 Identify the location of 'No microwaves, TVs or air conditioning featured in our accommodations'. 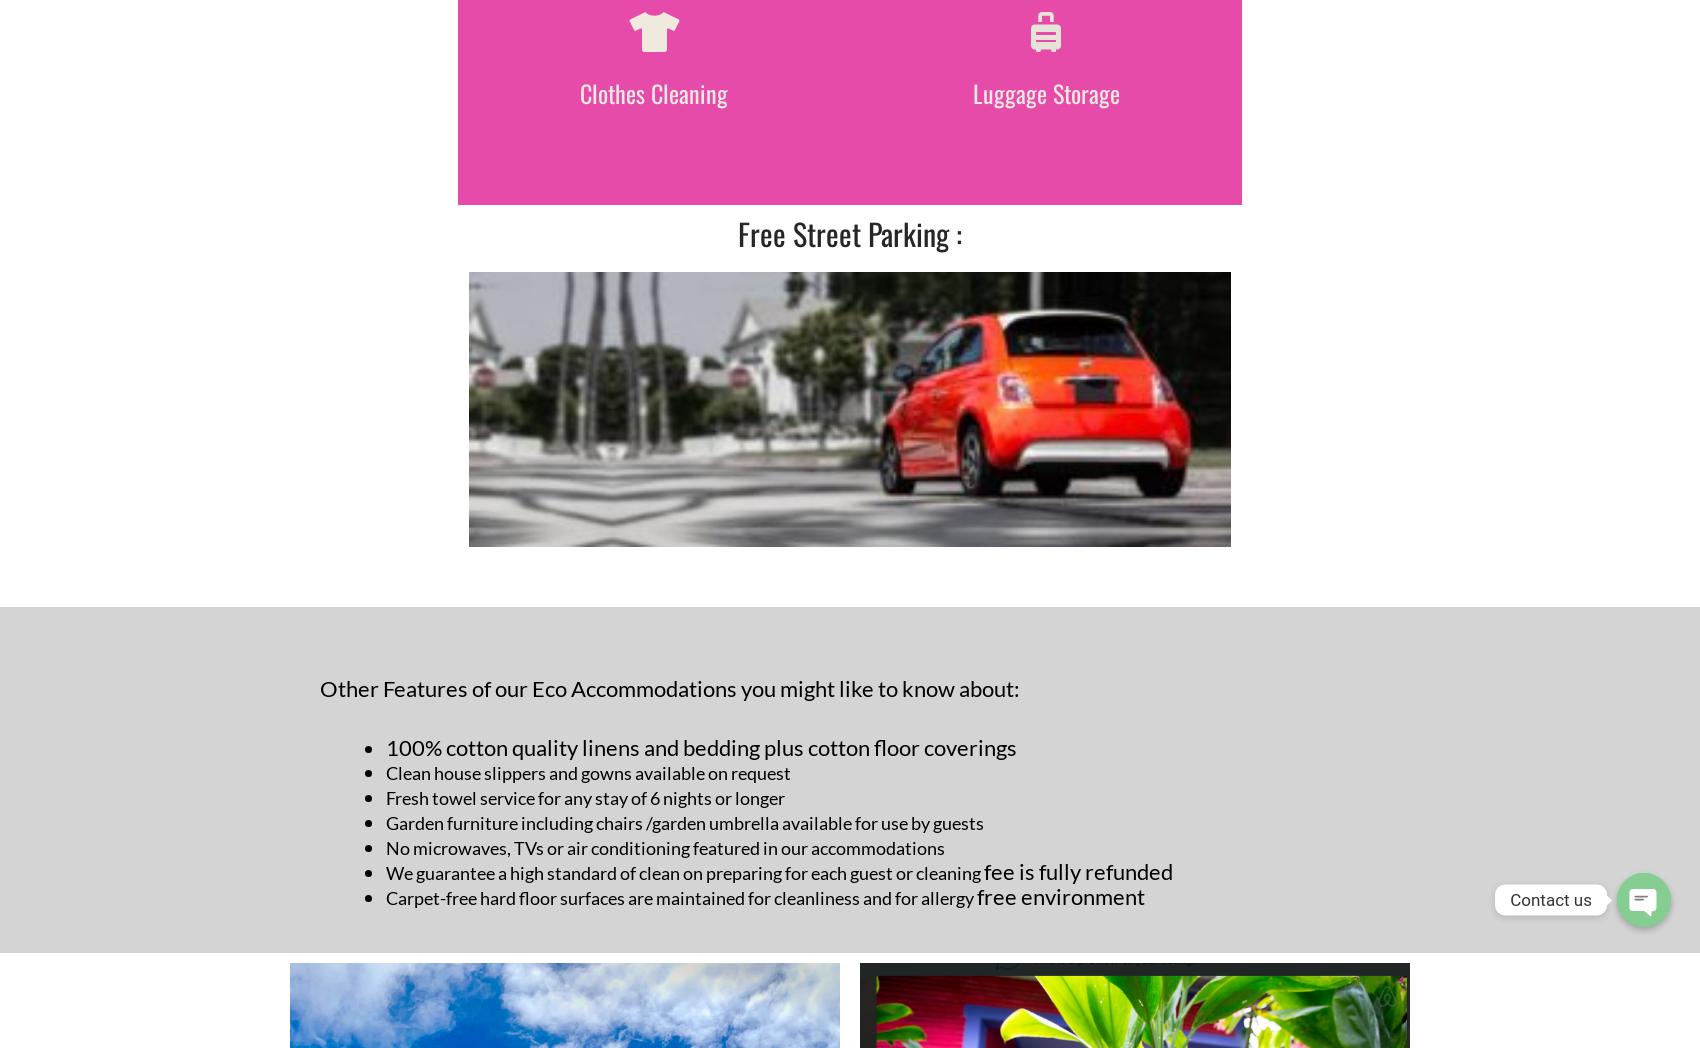
(665, 848).